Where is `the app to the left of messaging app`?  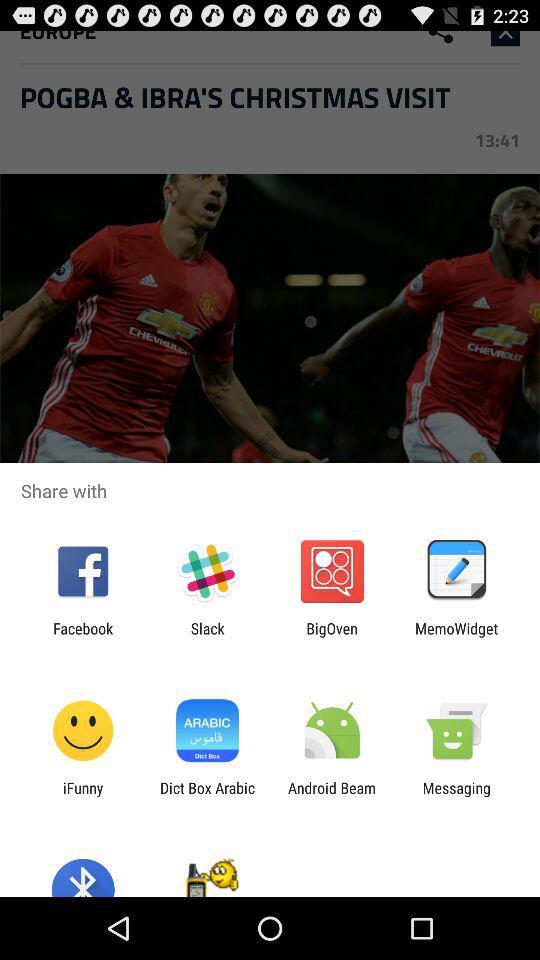 the app to the left of messaging app is located at coordinates (332, 796).